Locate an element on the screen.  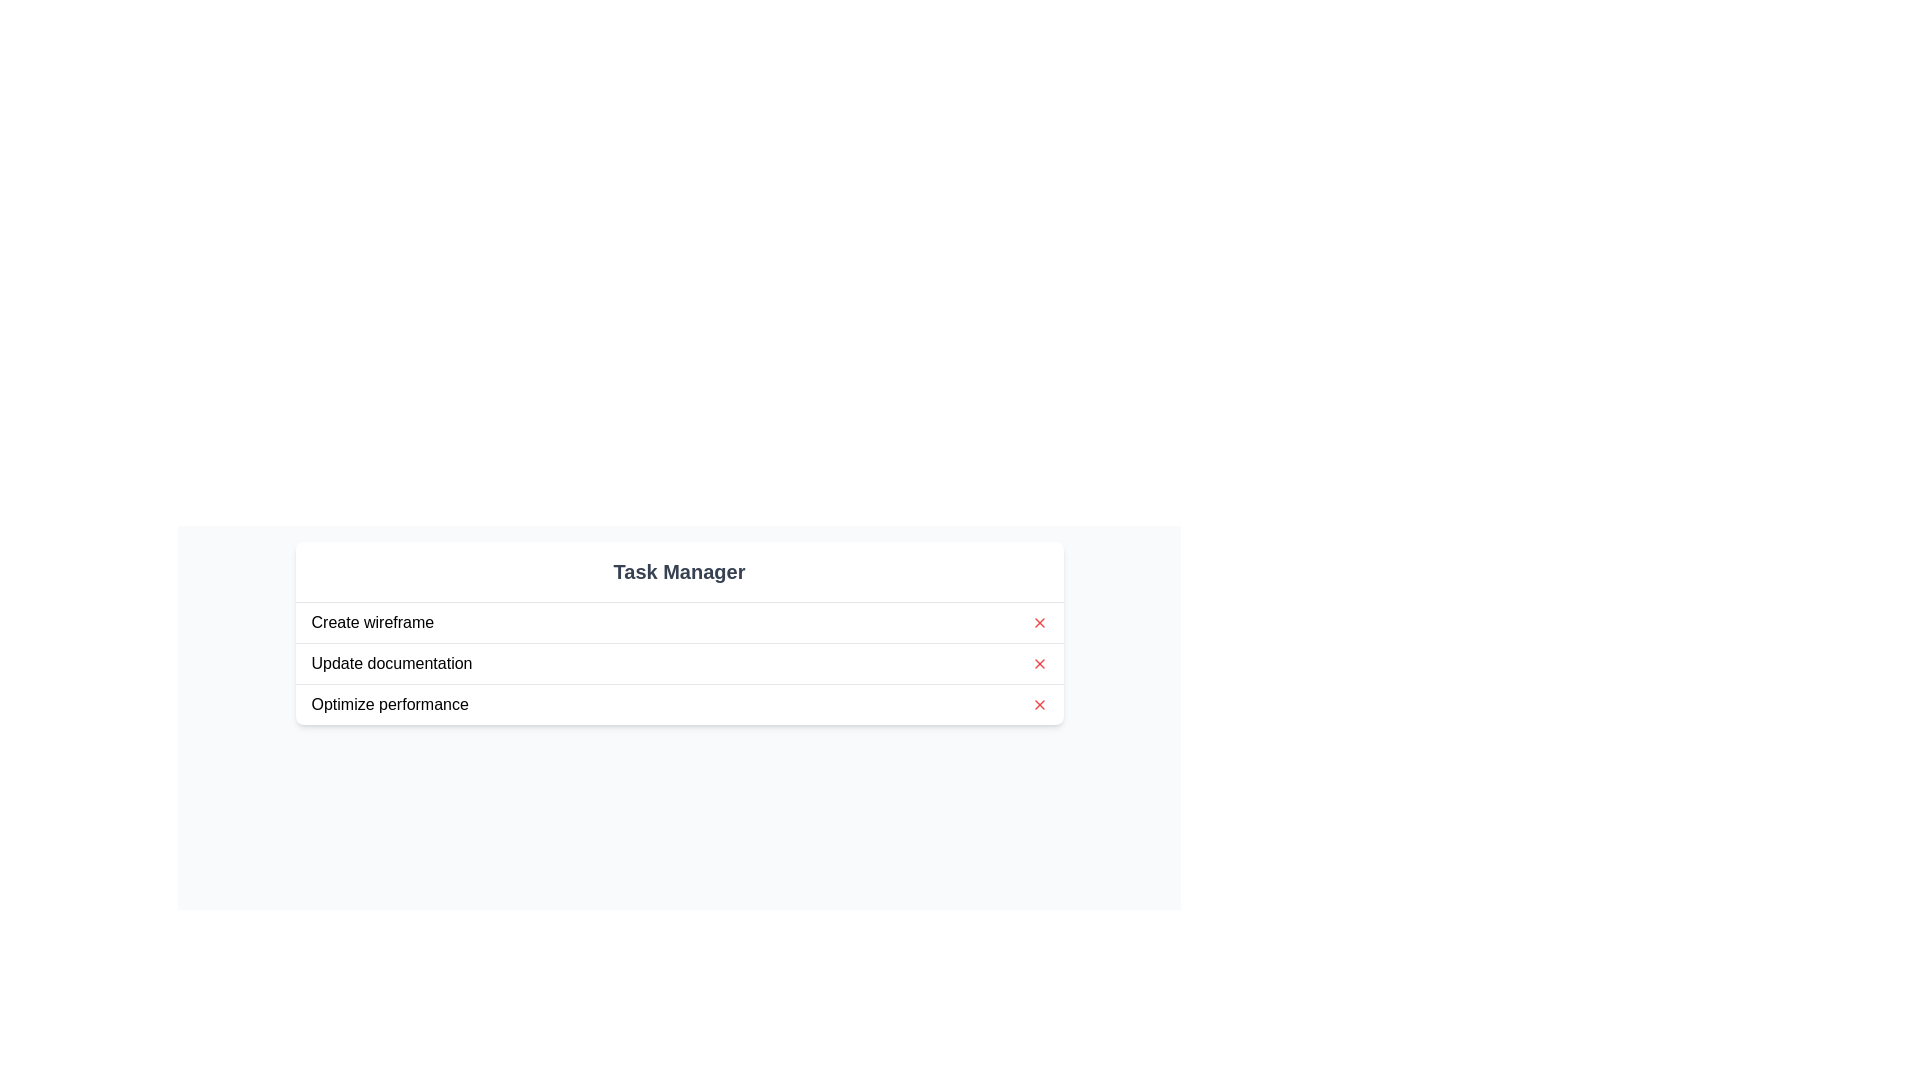
text of the first task entry in the task manager, located in the upper left corner of the task list is located at coordinates (372, 622).